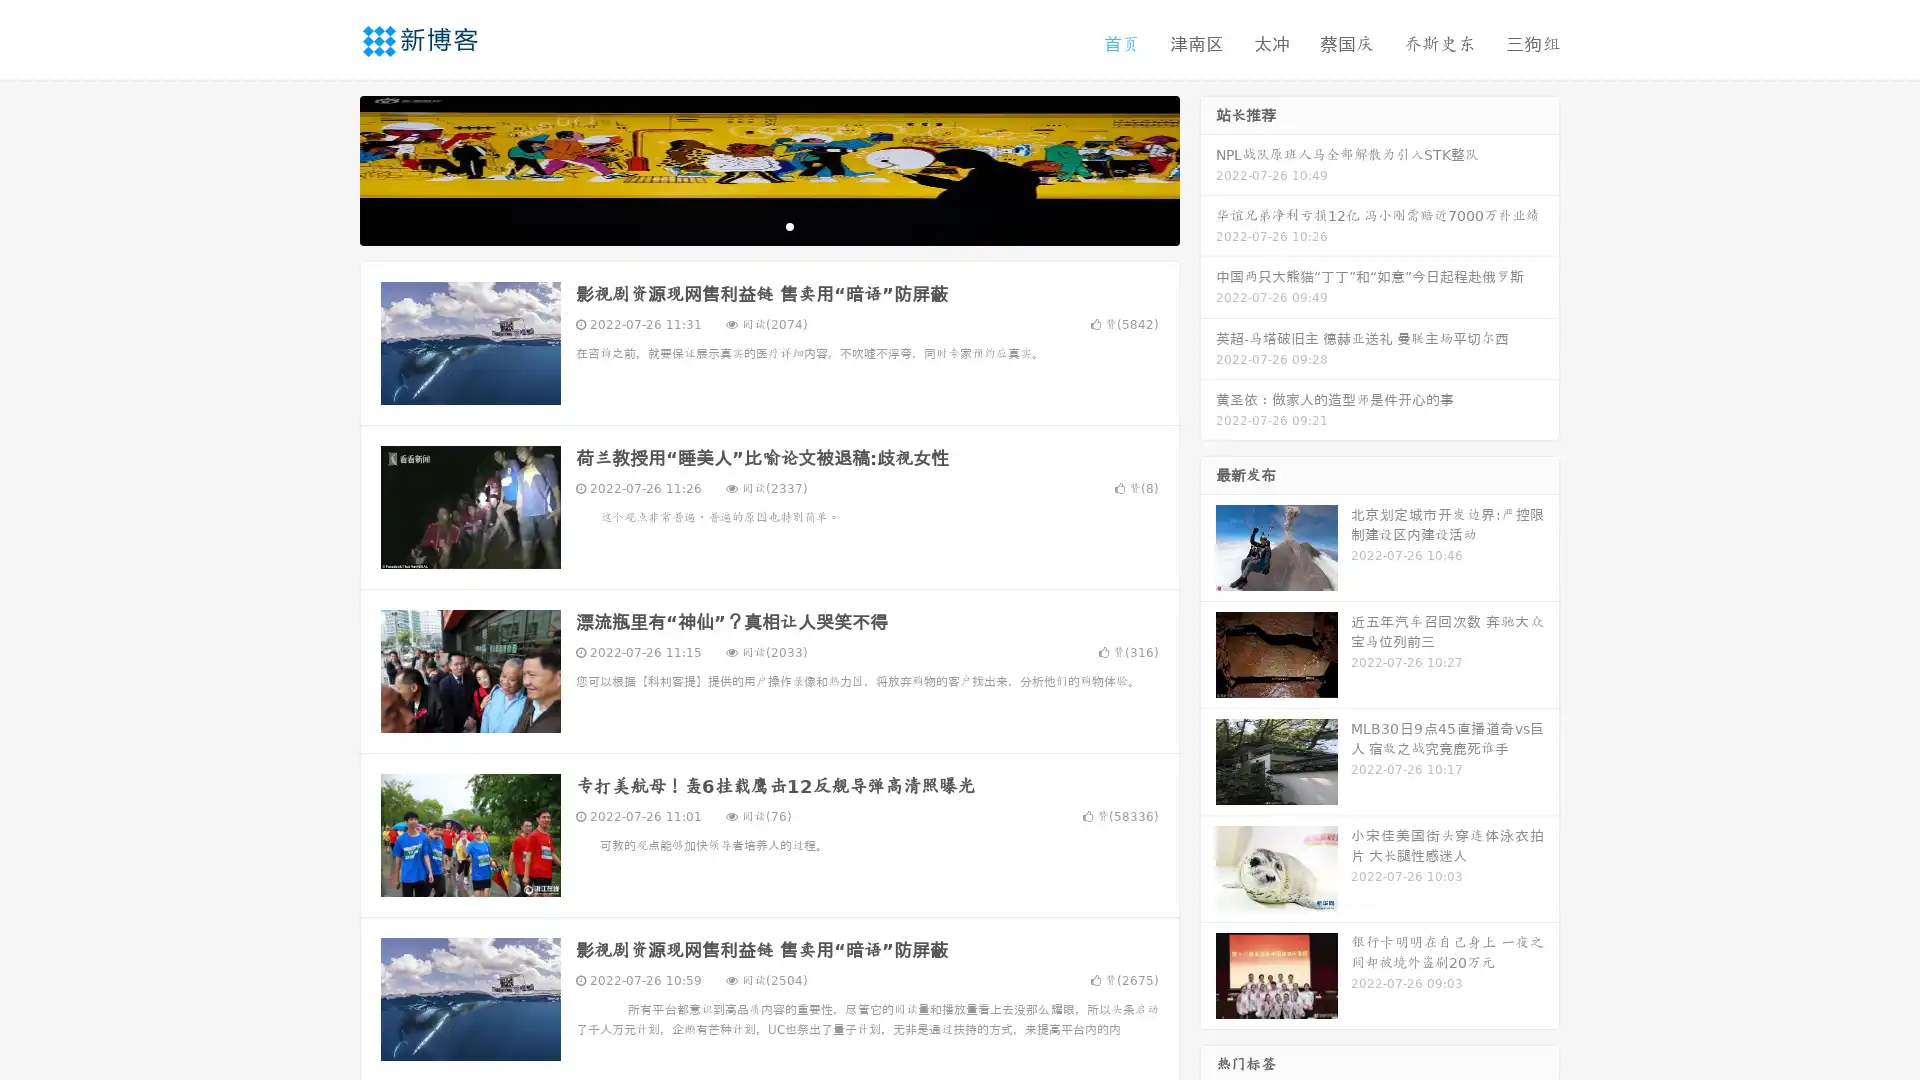  I want to click on Go to slide 3, so click(789, 225).